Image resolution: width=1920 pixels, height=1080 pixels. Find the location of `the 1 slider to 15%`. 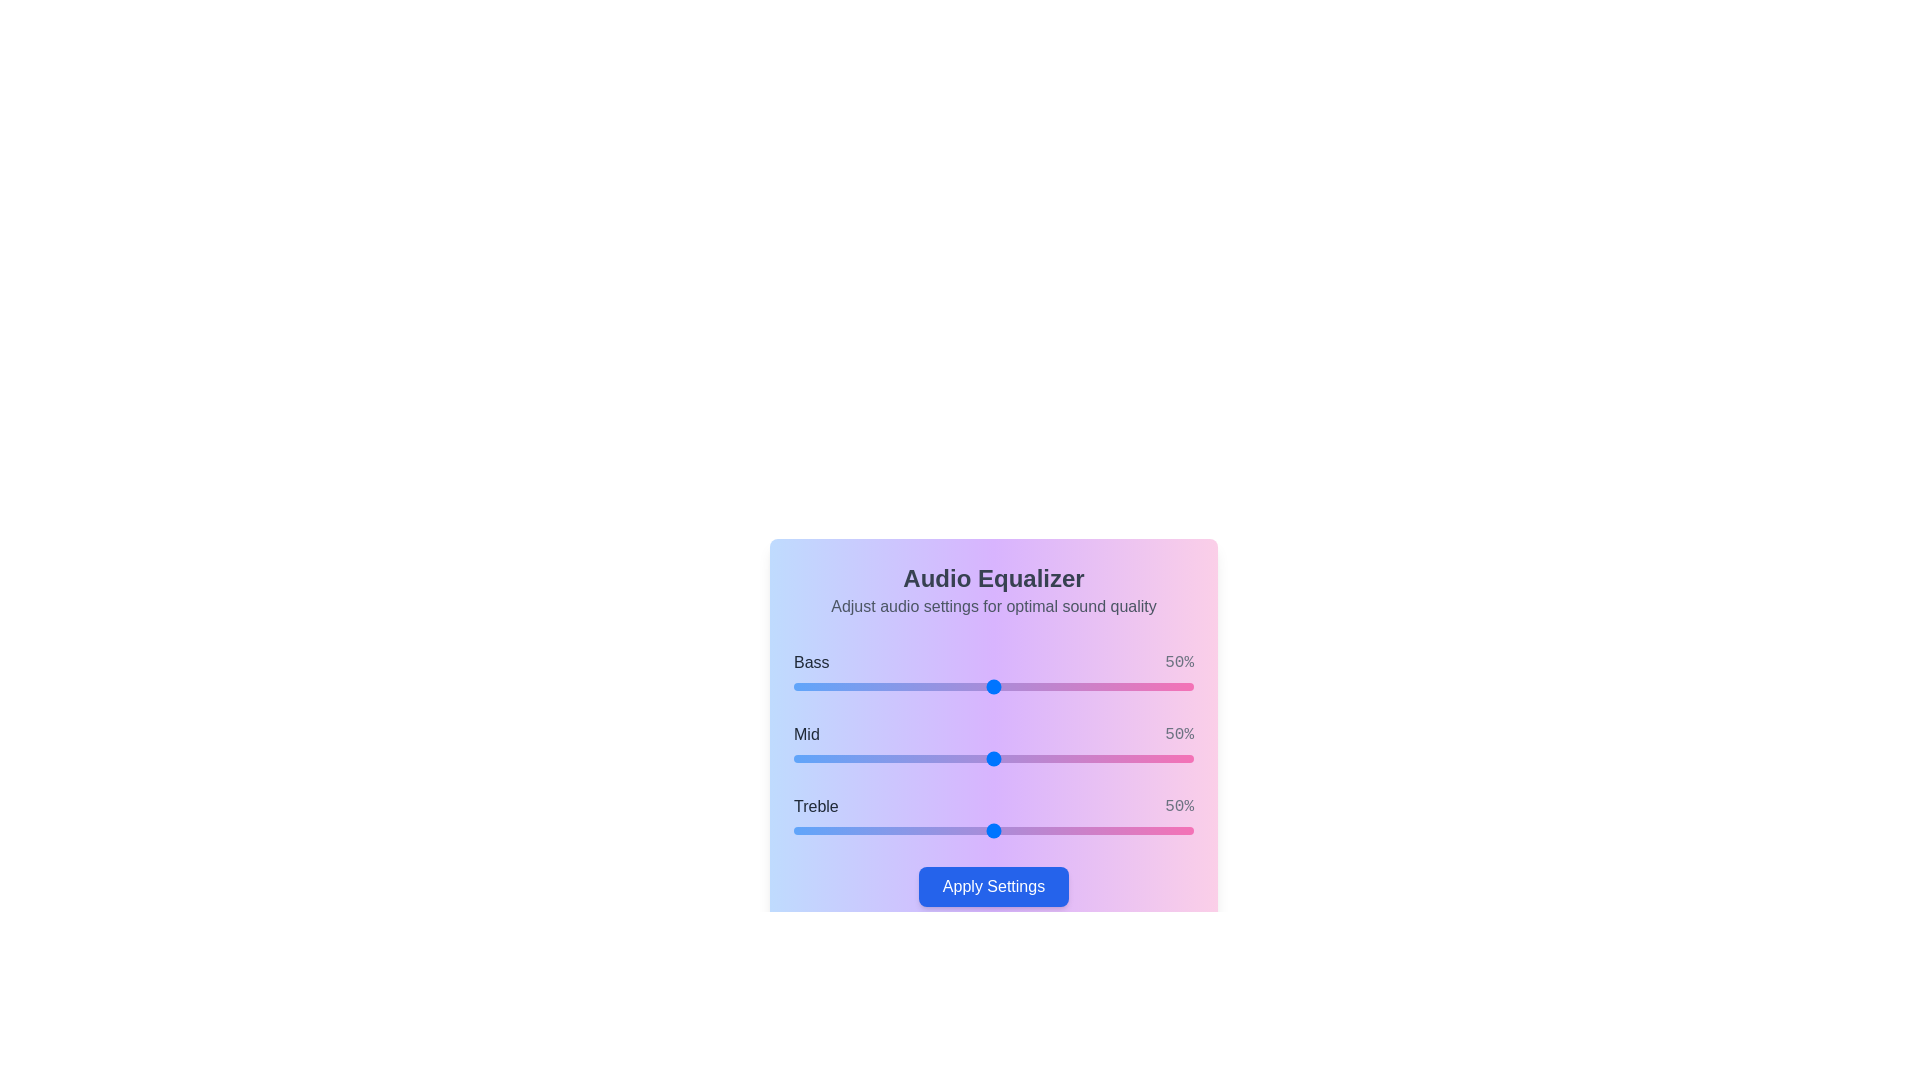

the 1 slider to 15% is located at coordinates (854, 759).